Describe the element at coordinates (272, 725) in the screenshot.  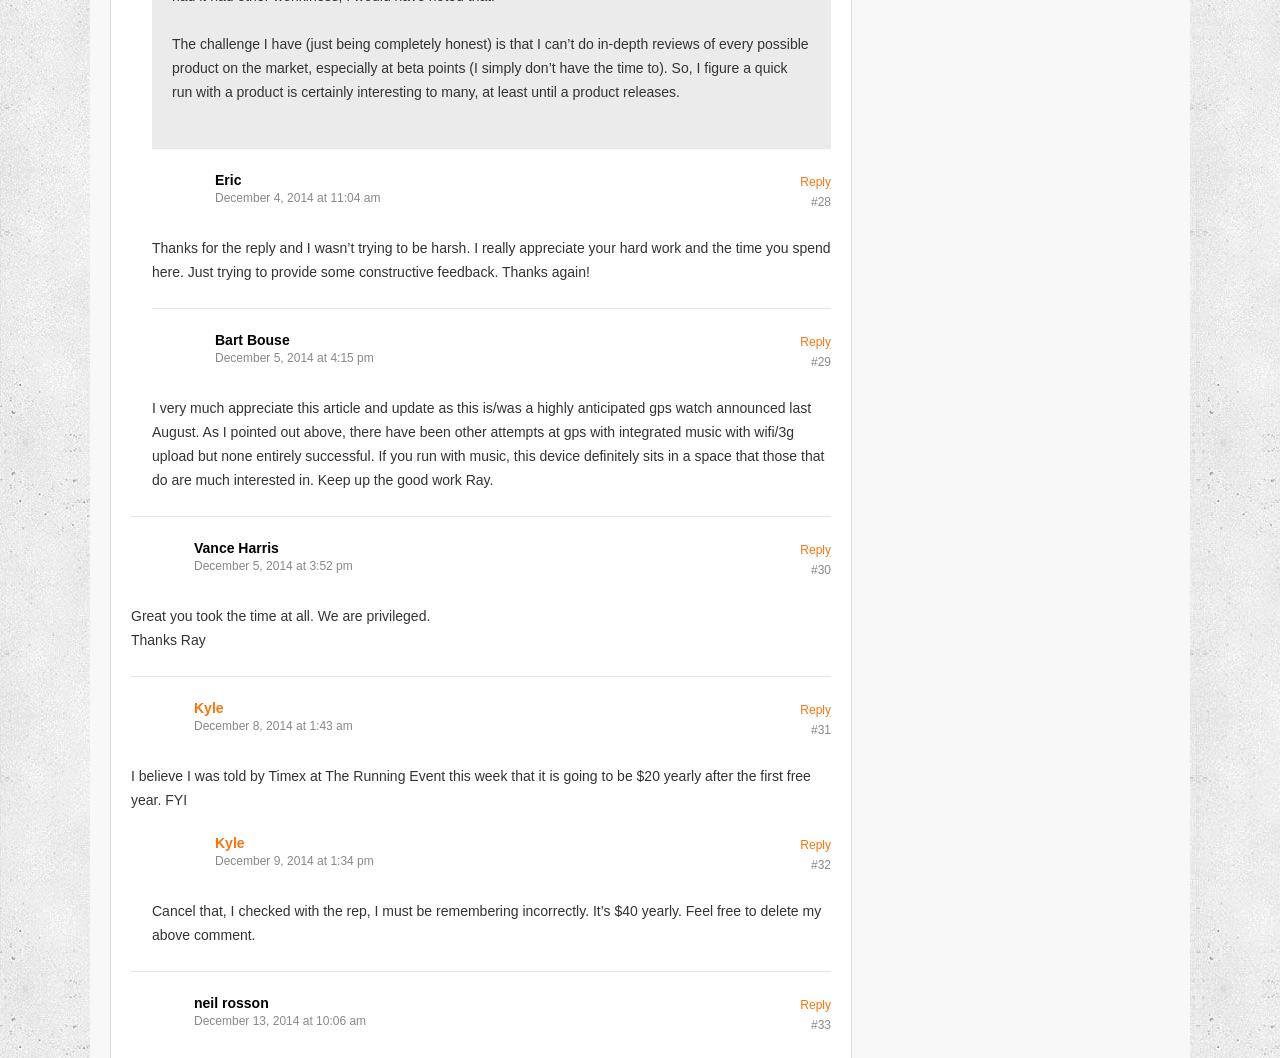
I see `'December 8, 2014 at 1:43 am'` at that location.